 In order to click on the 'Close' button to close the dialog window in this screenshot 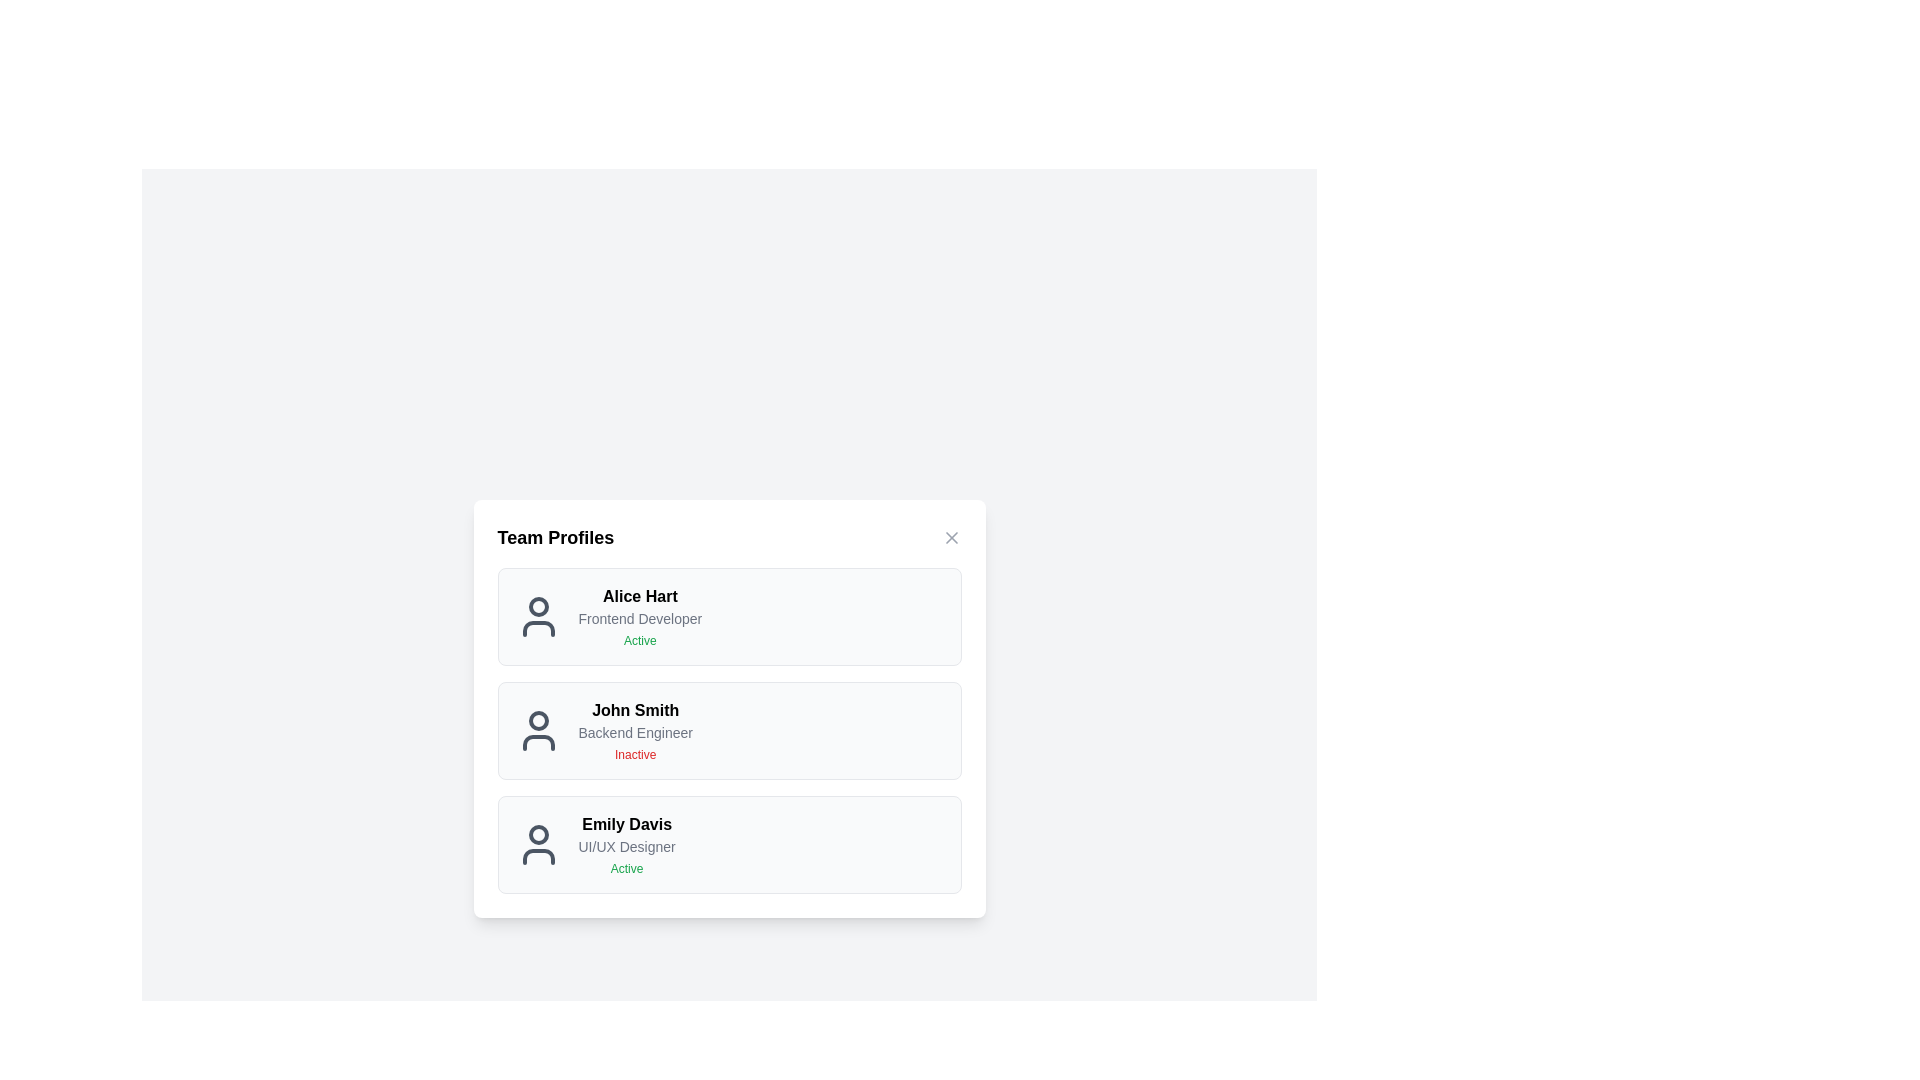, I will do `click(950, 536)`.